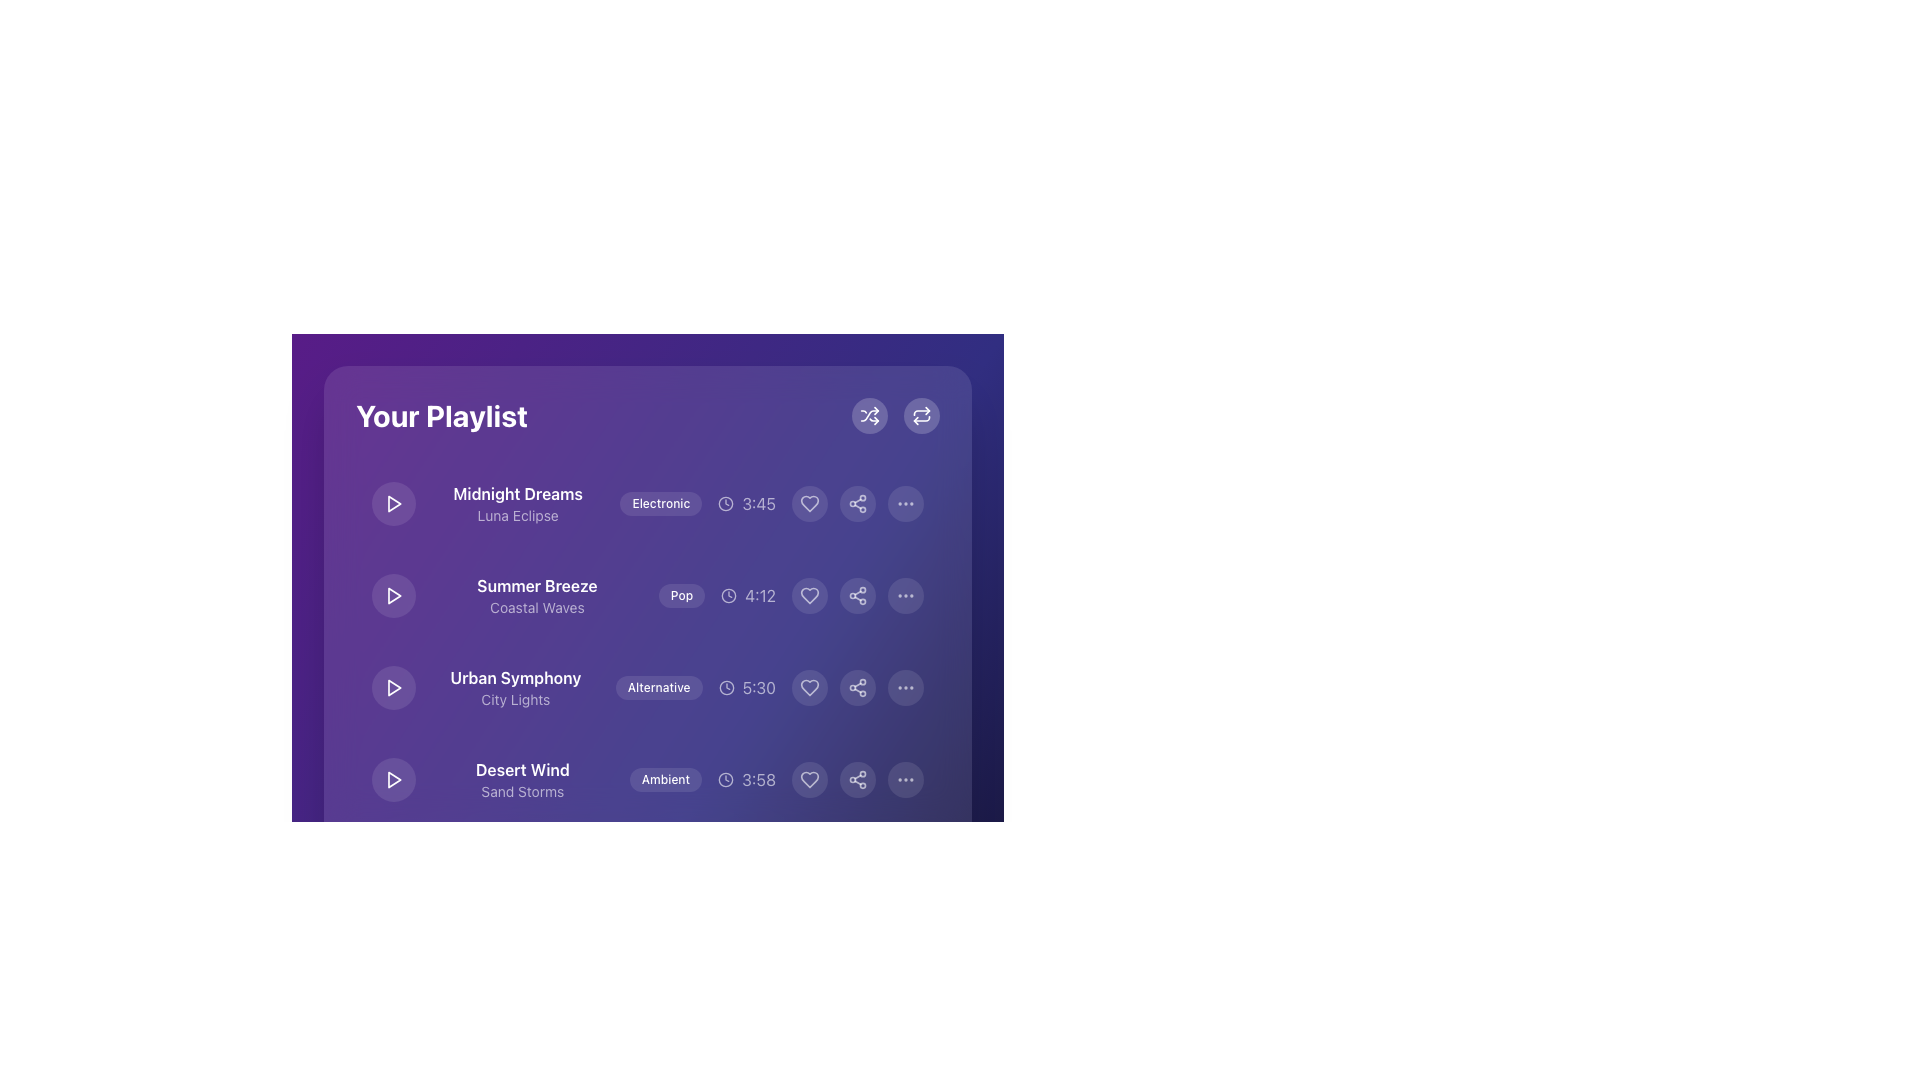 Image resolution: width=1920 pixels, height=1080 pixels. I want to click on the third triangular 'Play' button located directly to the left of the song title 'Urban Symphony' in the playlist interface, so click(393, 686).